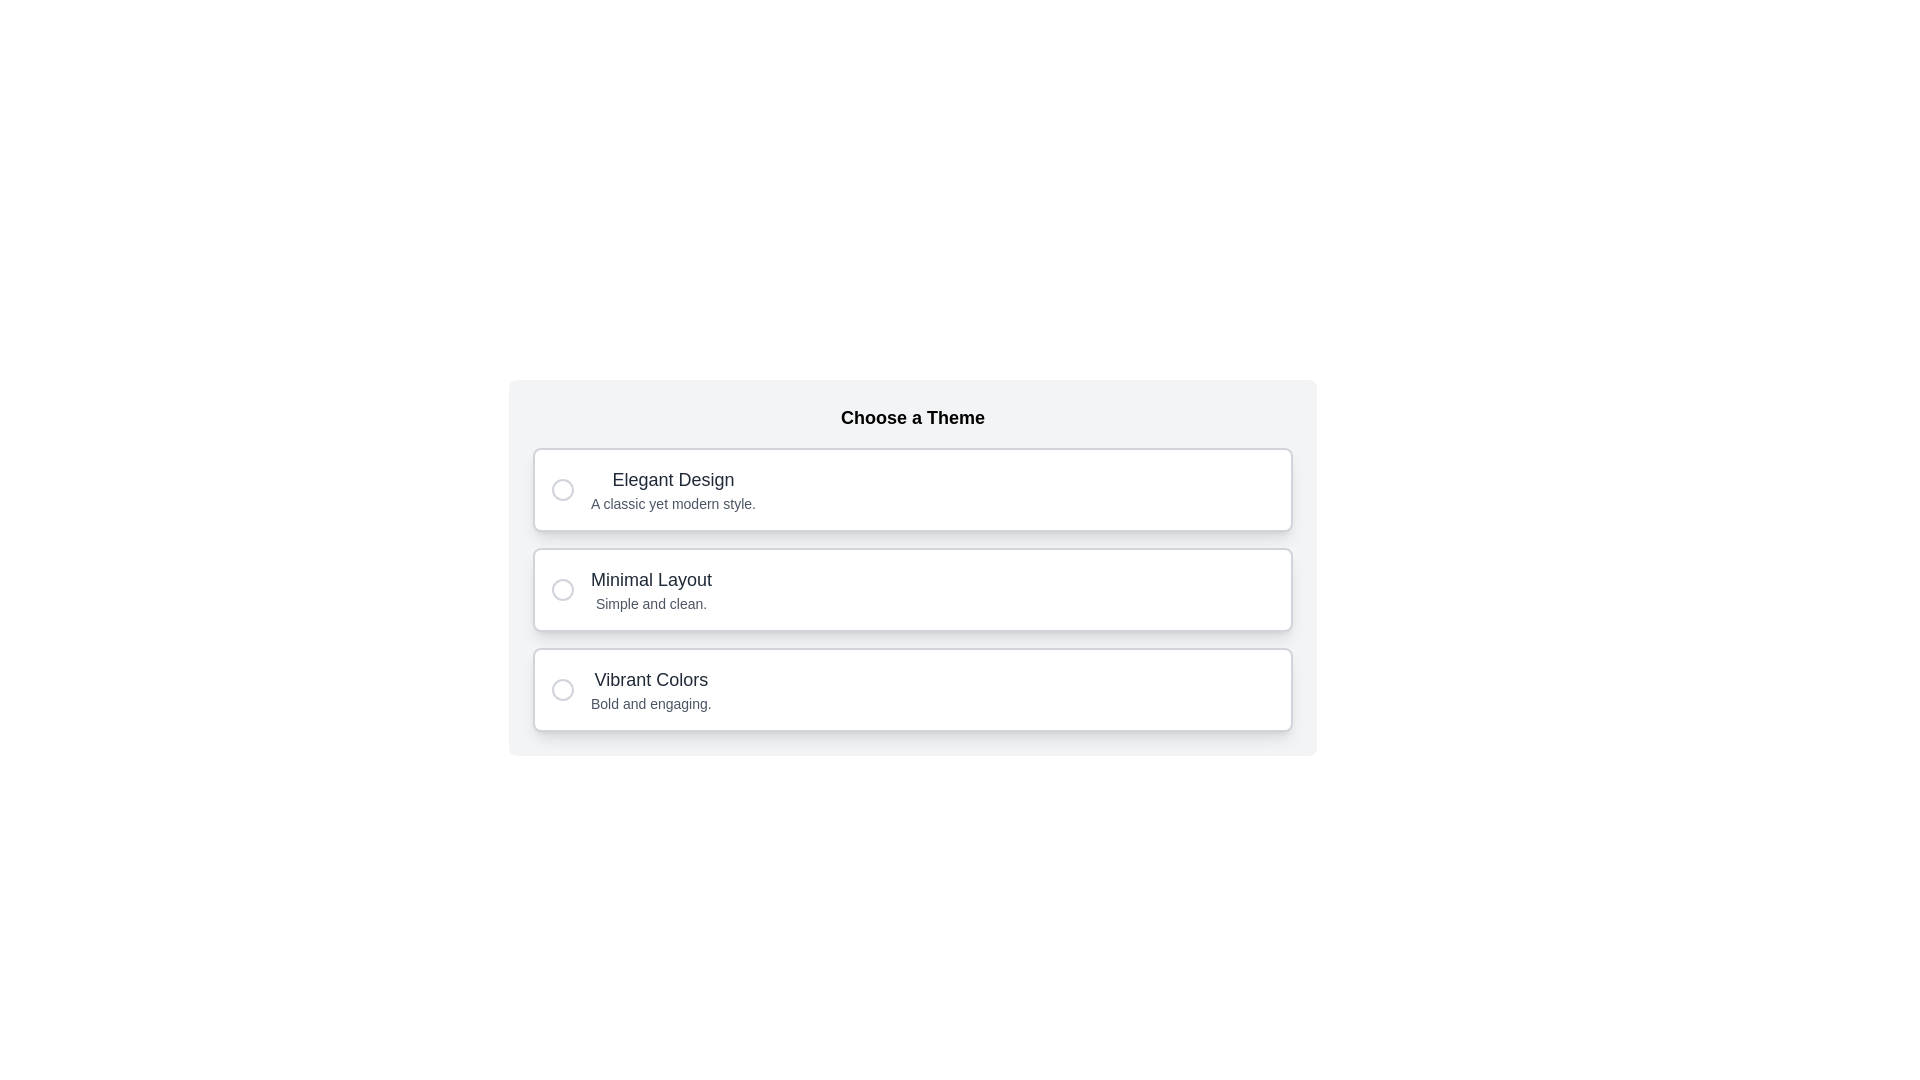 This screenshot has height=1080, width=1920. What do you see at coordinates (911, 567) in the screenshot?
I see `the radio button option labeled 'Minimal Layout'` at bounding box center [911, 567].